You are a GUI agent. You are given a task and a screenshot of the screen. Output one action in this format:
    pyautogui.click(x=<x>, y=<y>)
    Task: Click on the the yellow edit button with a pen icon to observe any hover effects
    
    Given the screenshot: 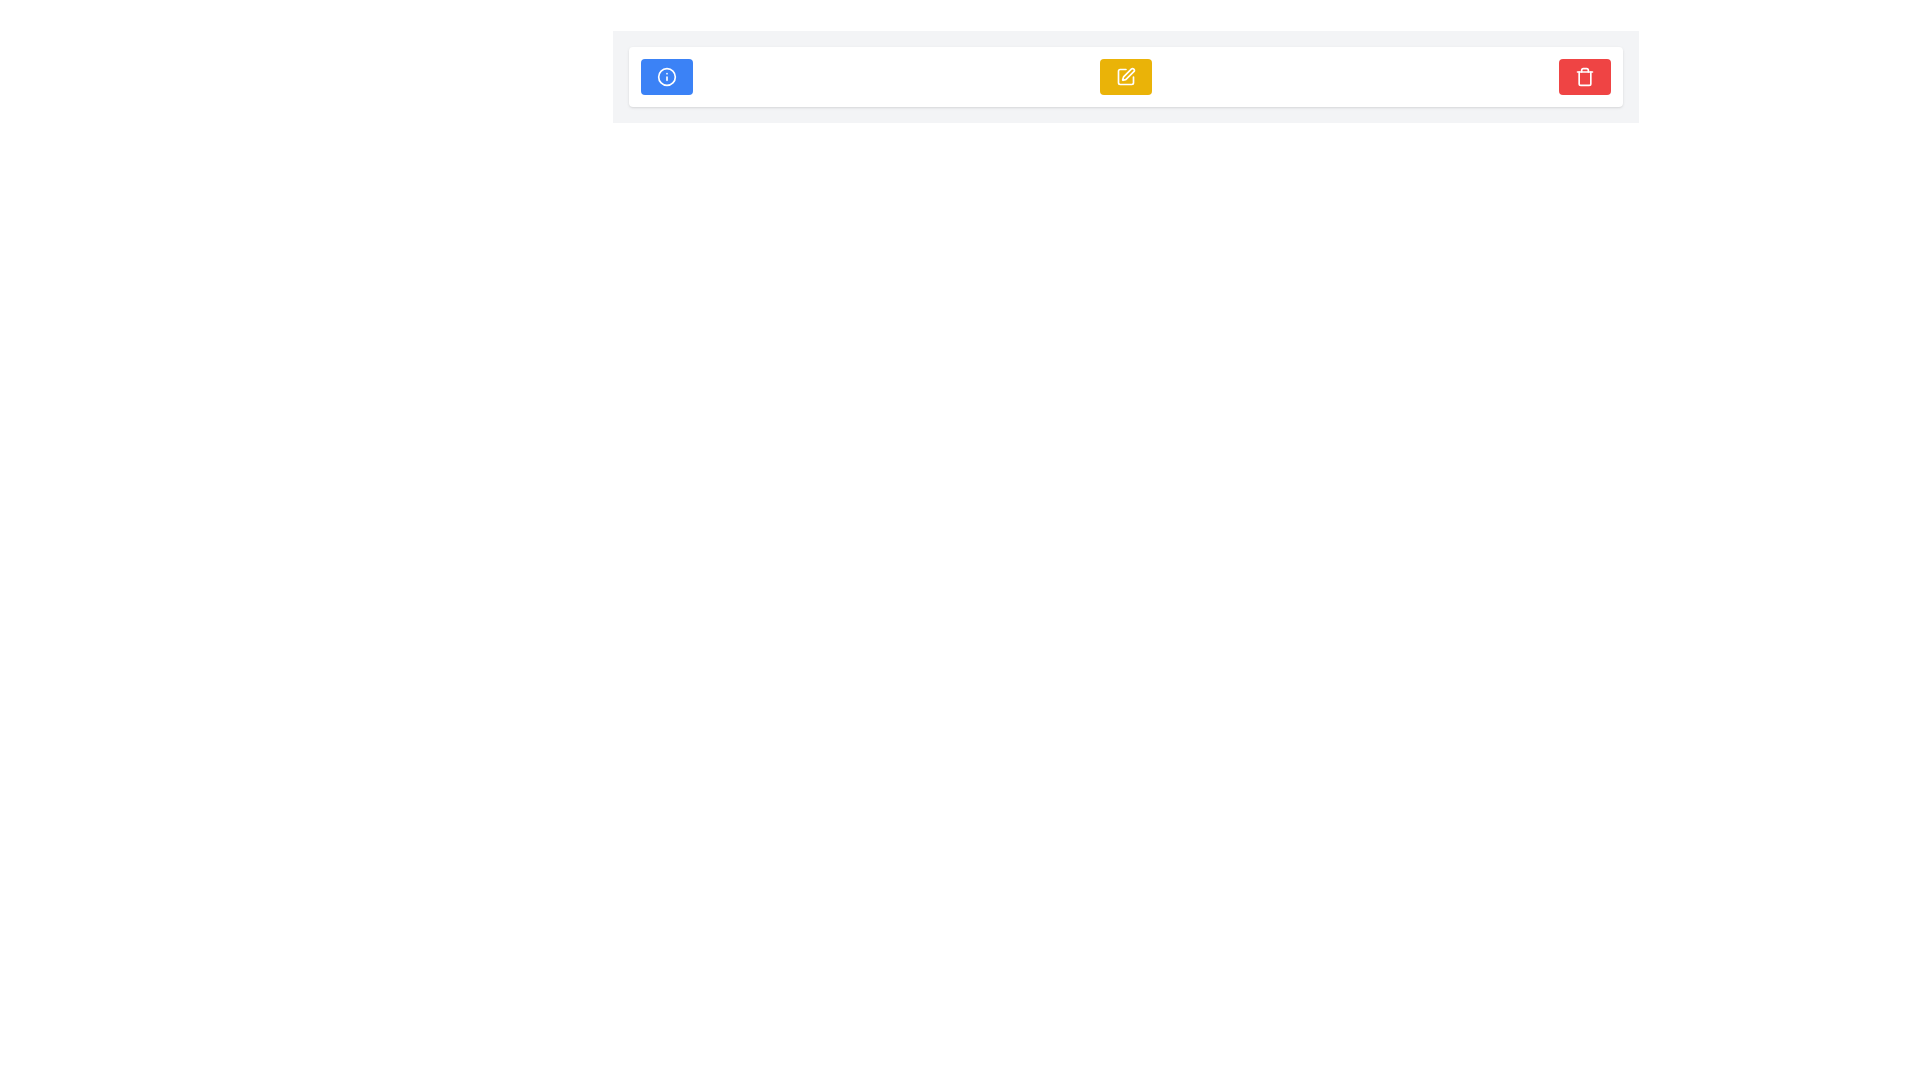 What is the action you would take?
    pyautogui.click(x=1126, y=76)
    